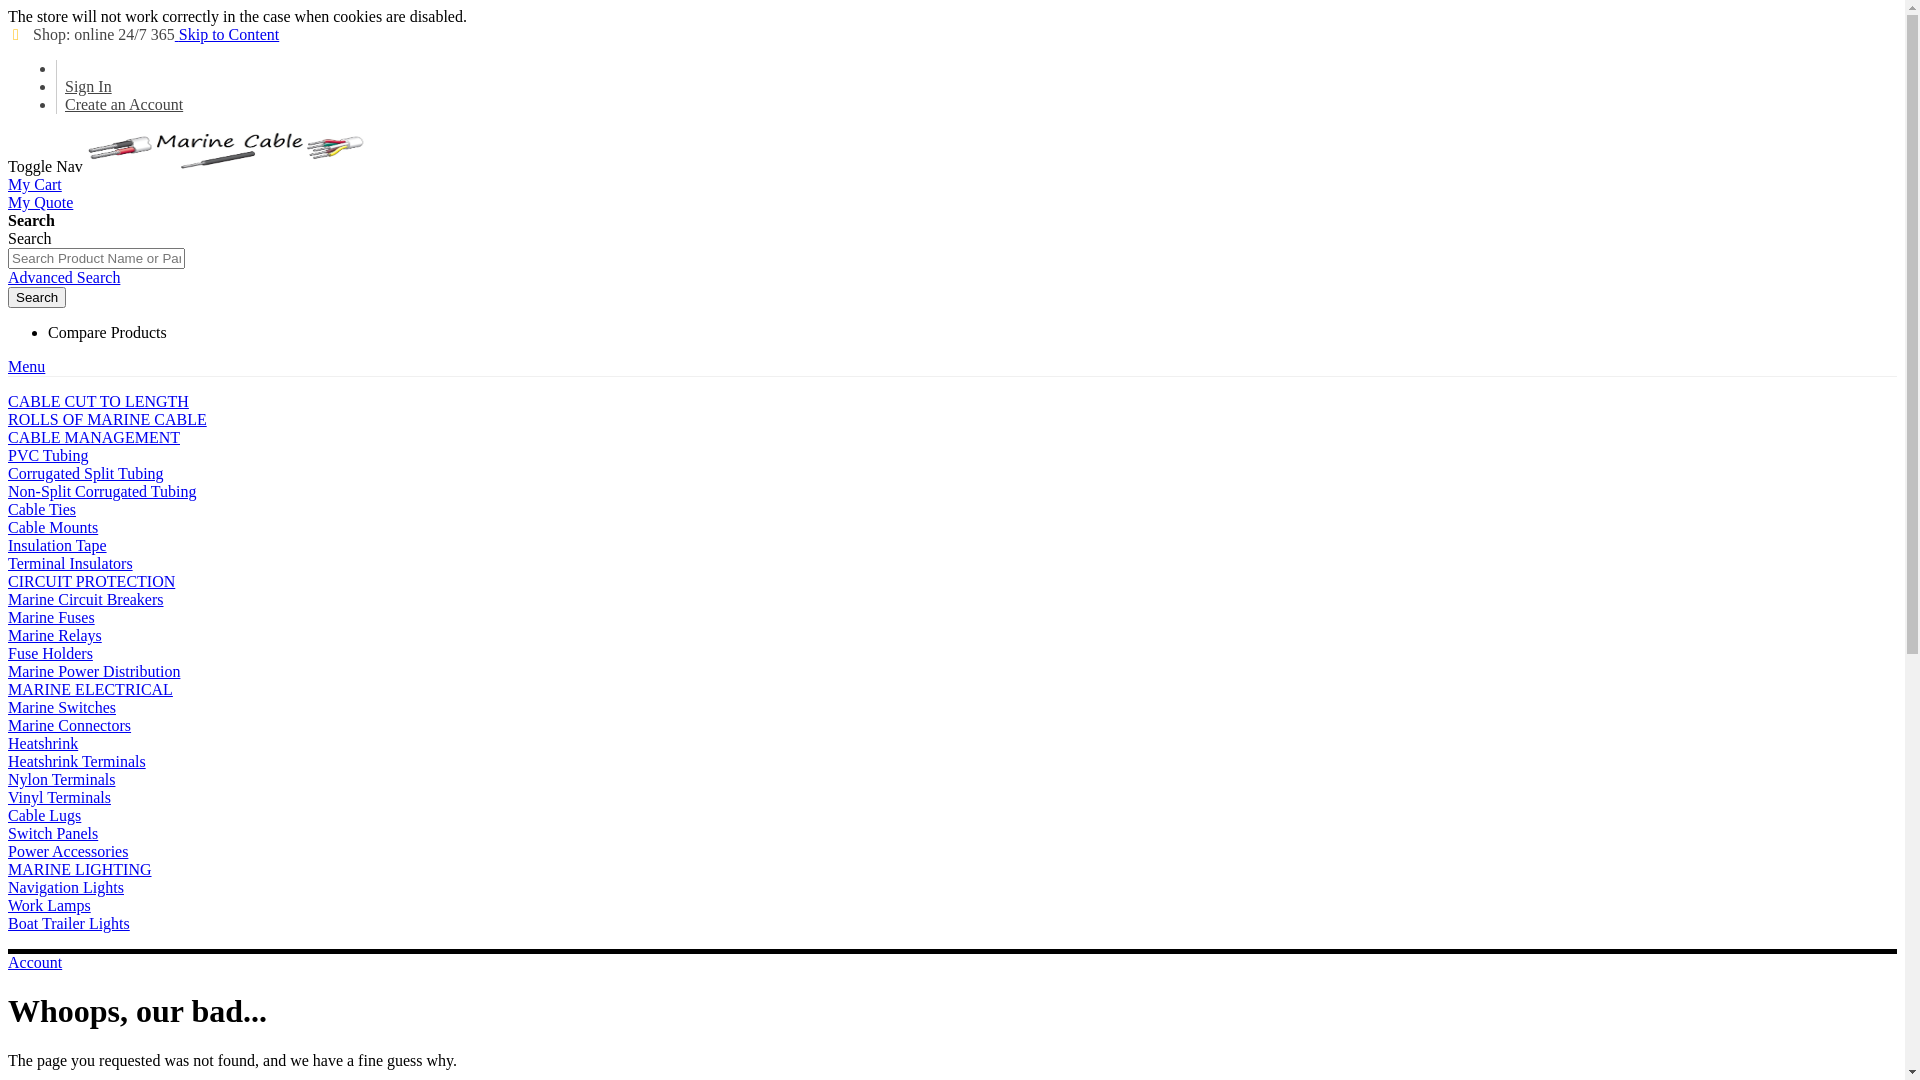 Image resolution: width=1920 pixels, height=1080 pixels. What do you see at coordinates (63, 277) in the screenshot?
I see `'Advanced Search'` at bounding box center [63, 277].